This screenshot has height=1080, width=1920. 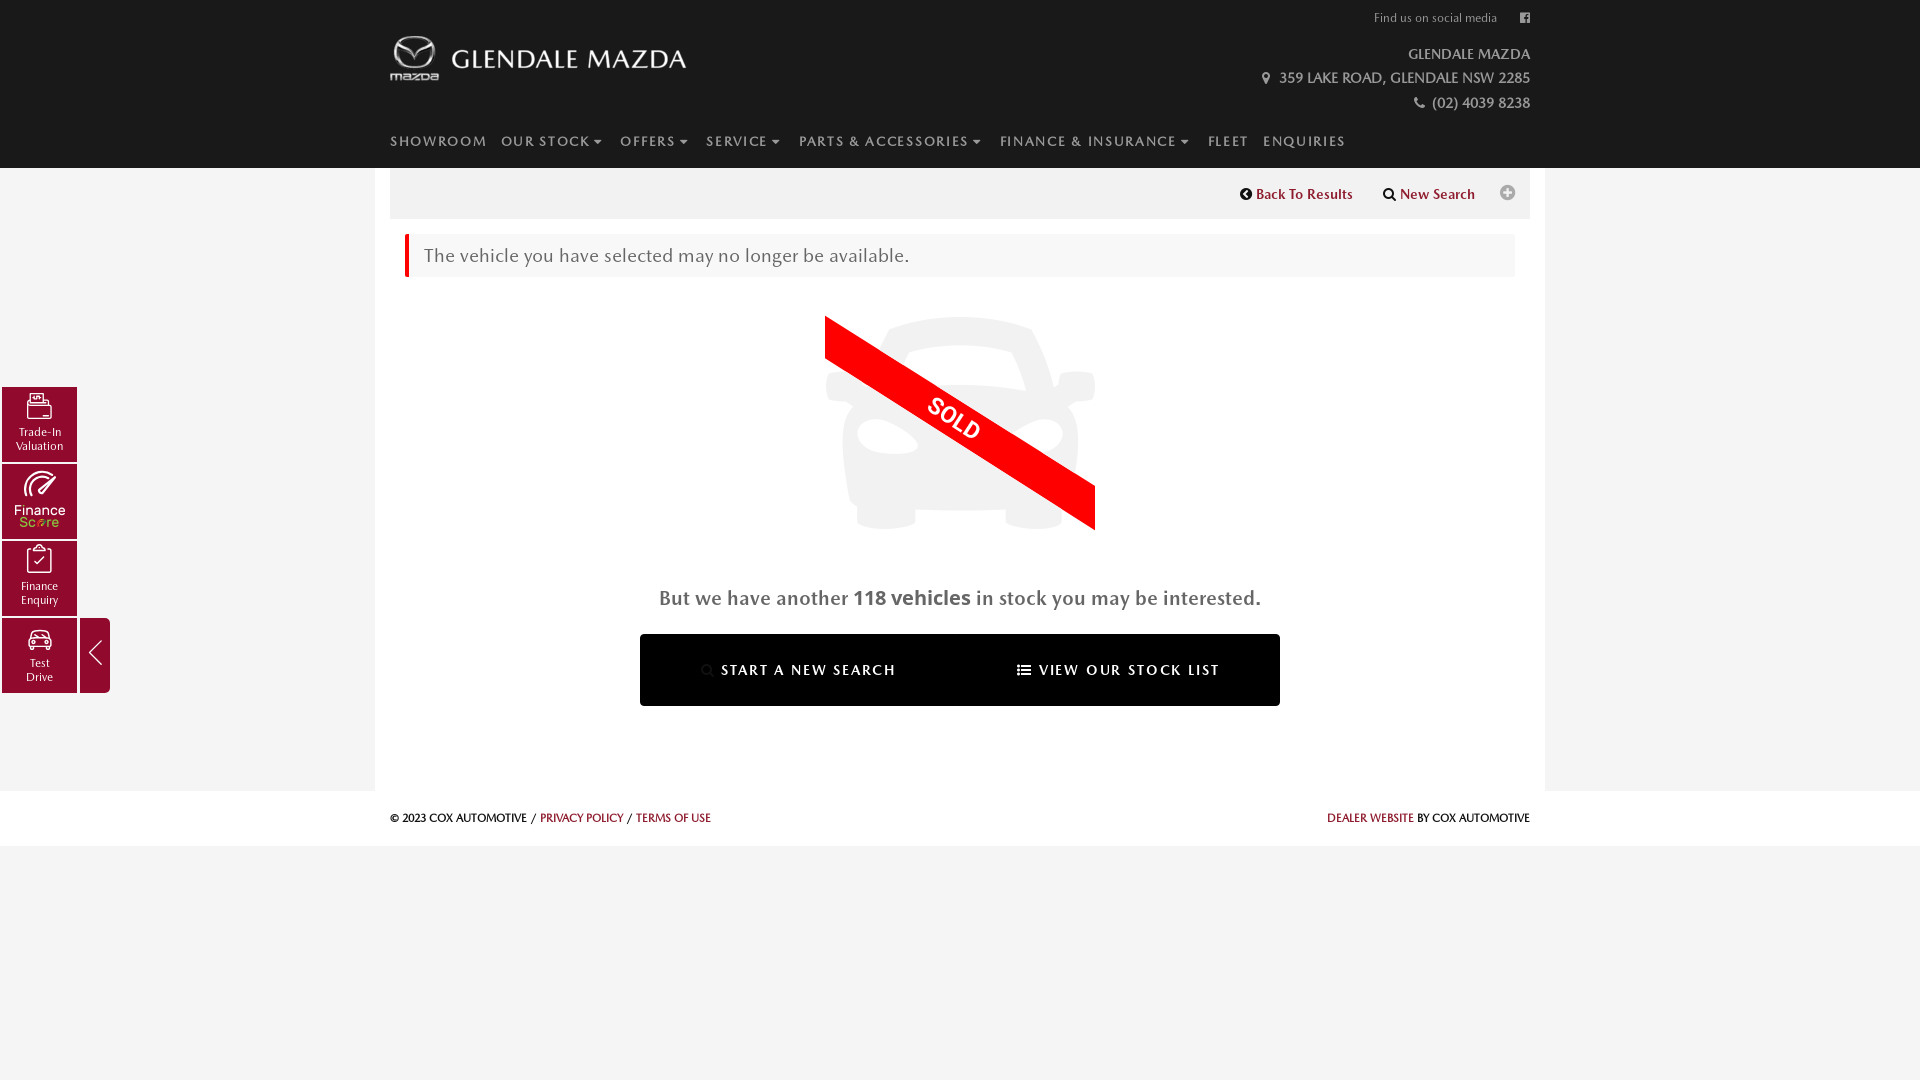 I want to click on 'OFFERS', so click(x=662, y=141).